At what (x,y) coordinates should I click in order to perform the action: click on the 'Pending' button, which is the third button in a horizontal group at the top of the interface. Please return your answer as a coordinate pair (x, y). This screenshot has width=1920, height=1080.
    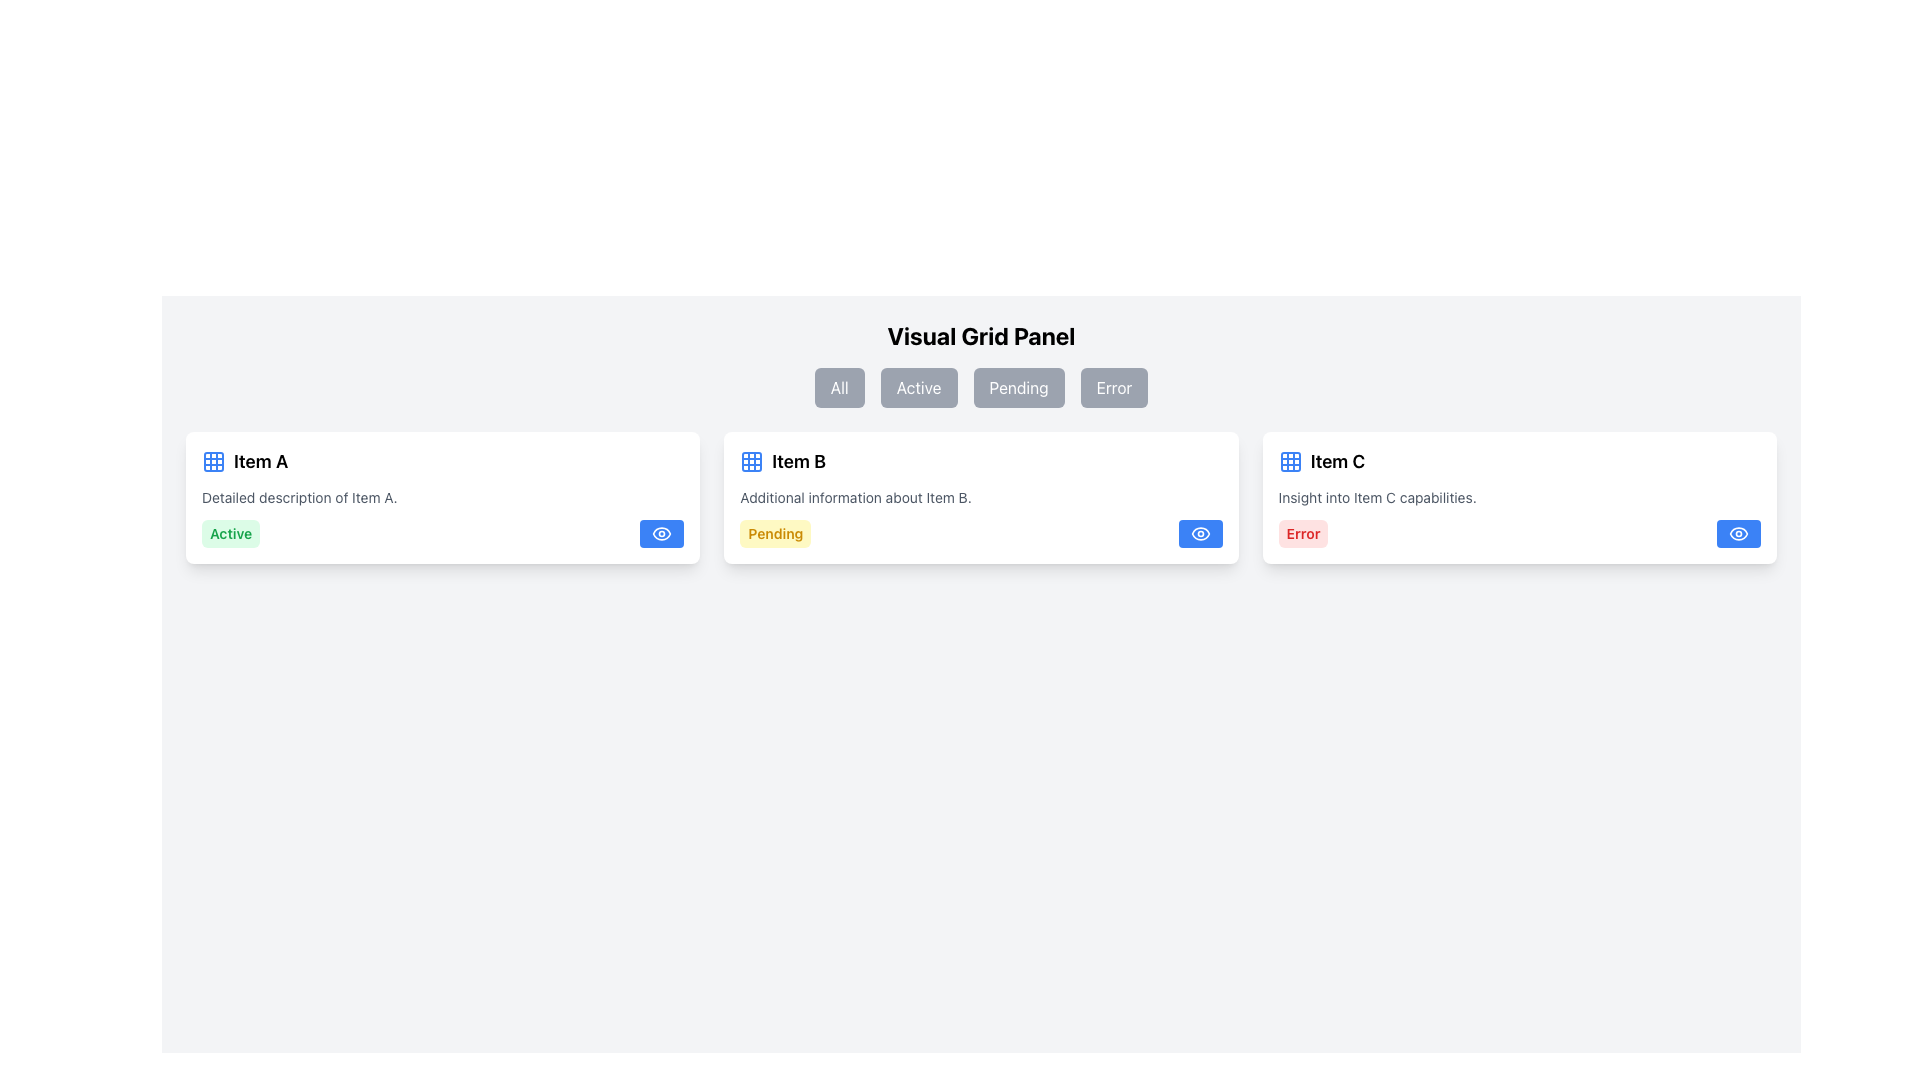
    Looking at the image, I should click on (1019, 388).